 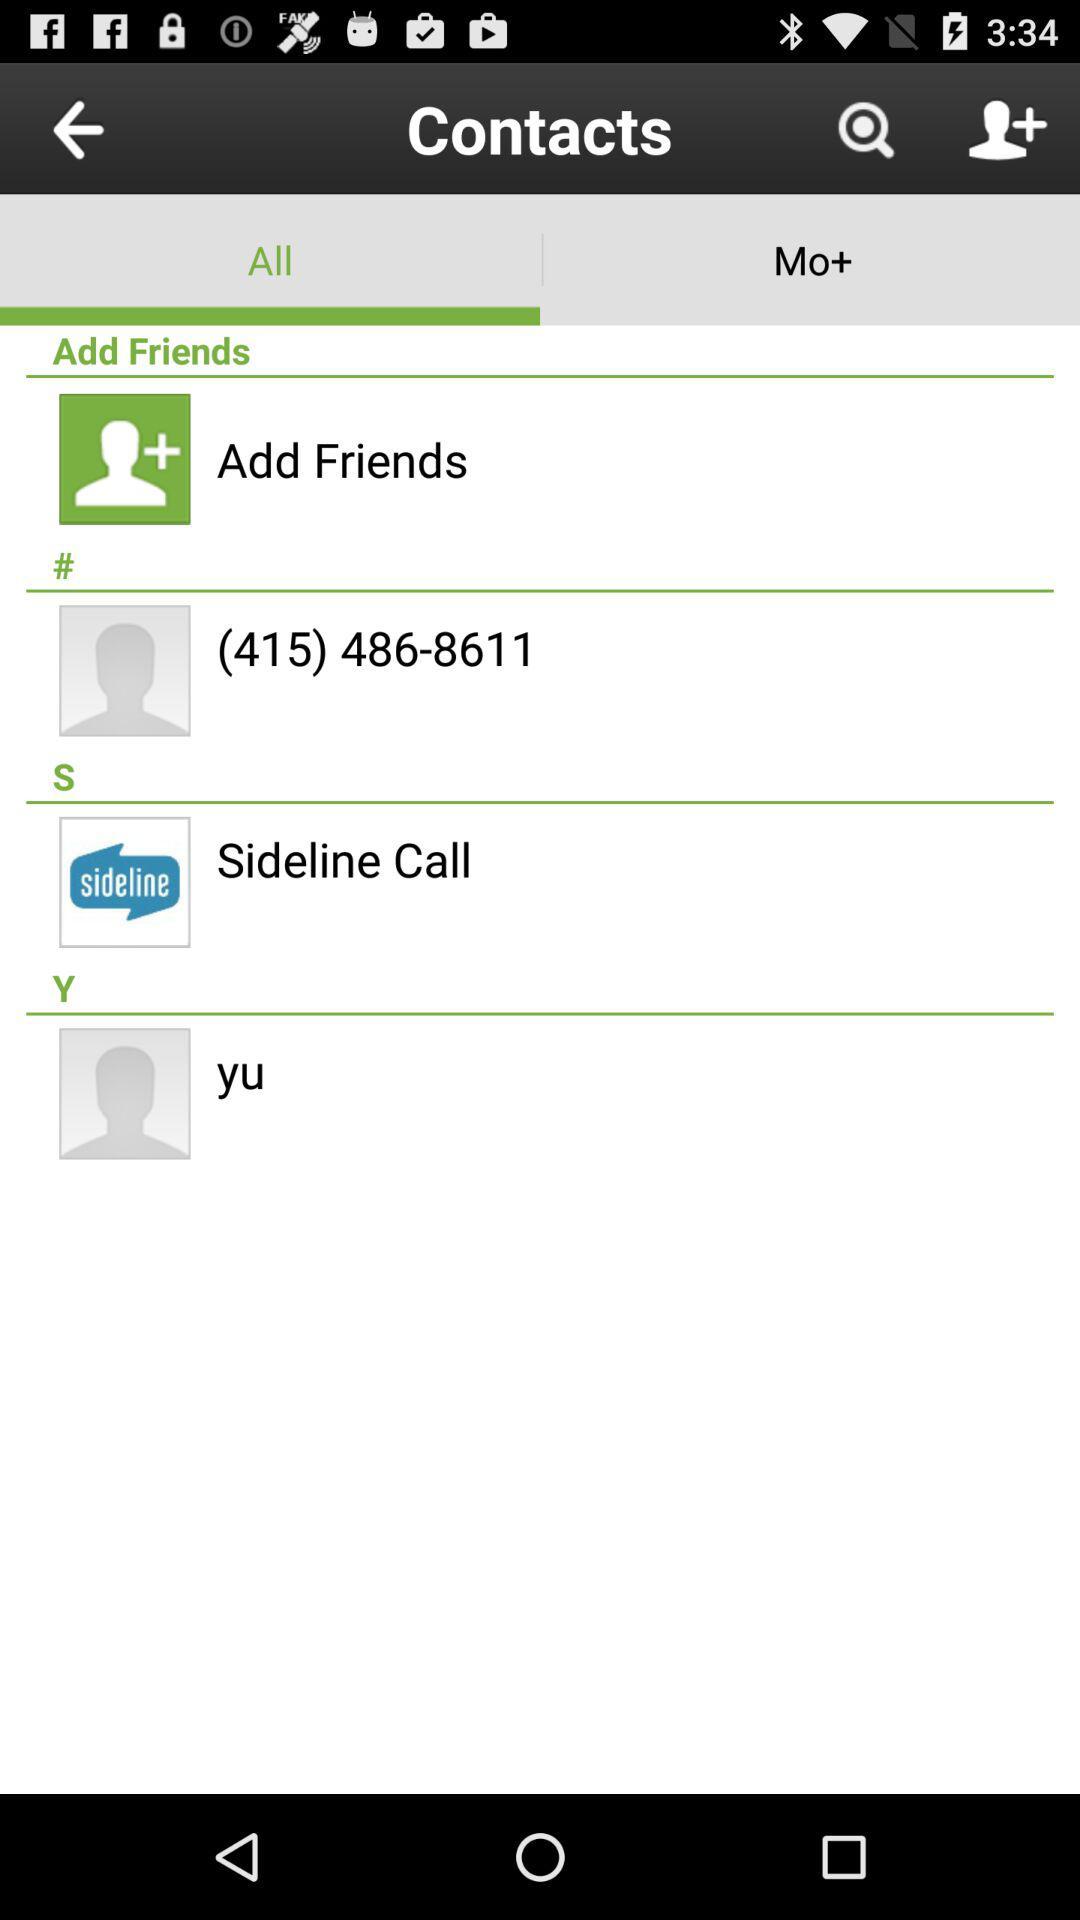 I want to click on yu app, so click(x=240, y=1069).